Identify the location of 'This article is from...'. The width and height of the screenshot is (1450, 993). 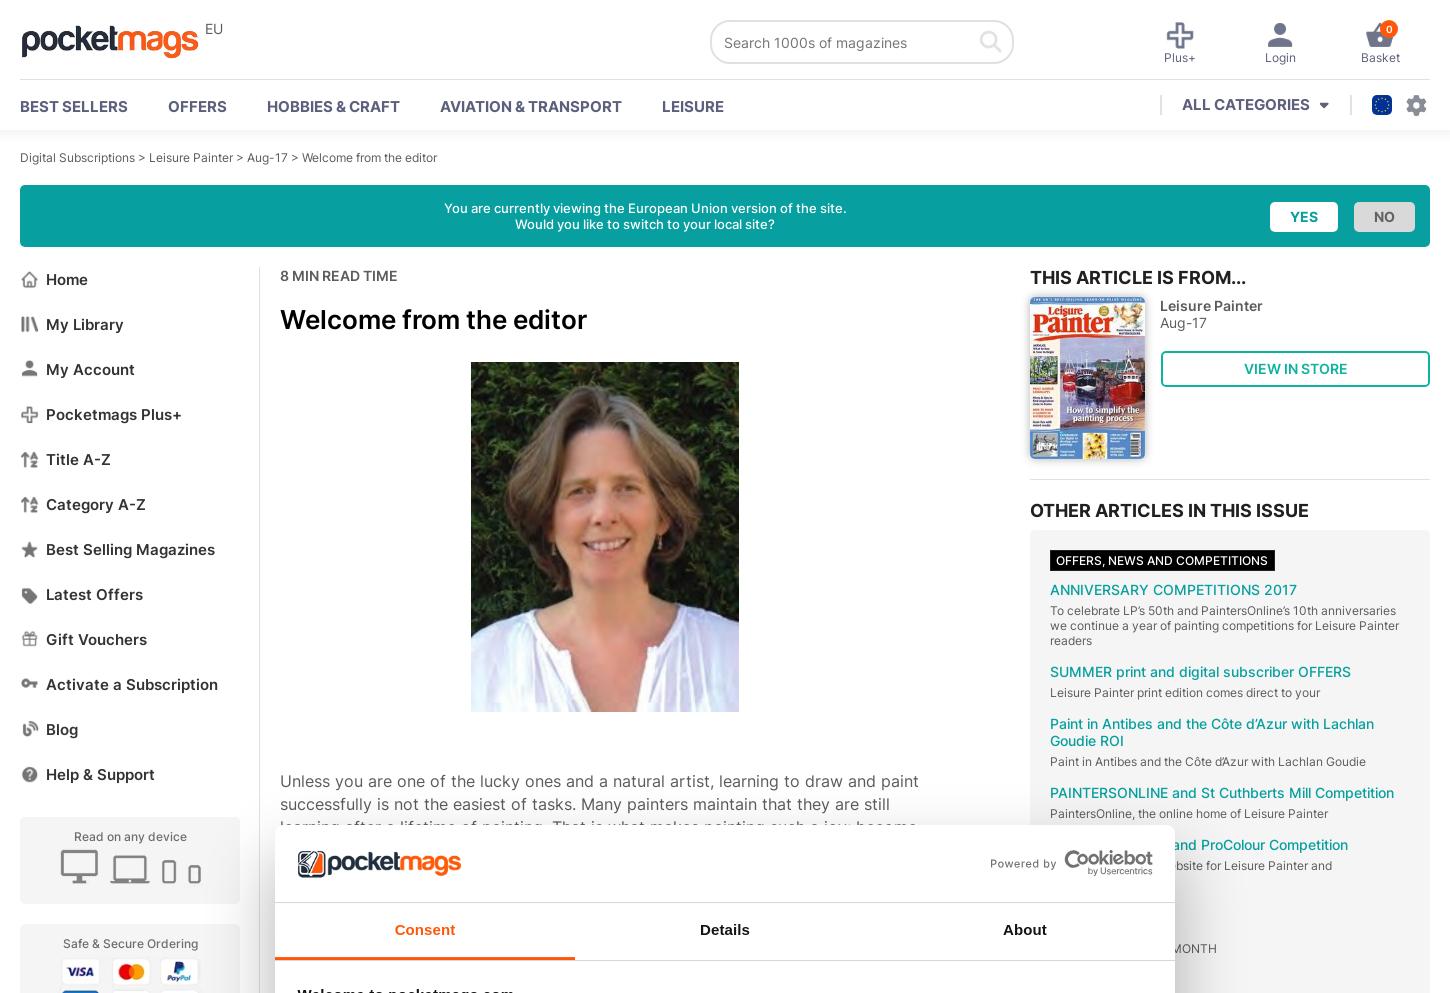
(1136, 277).